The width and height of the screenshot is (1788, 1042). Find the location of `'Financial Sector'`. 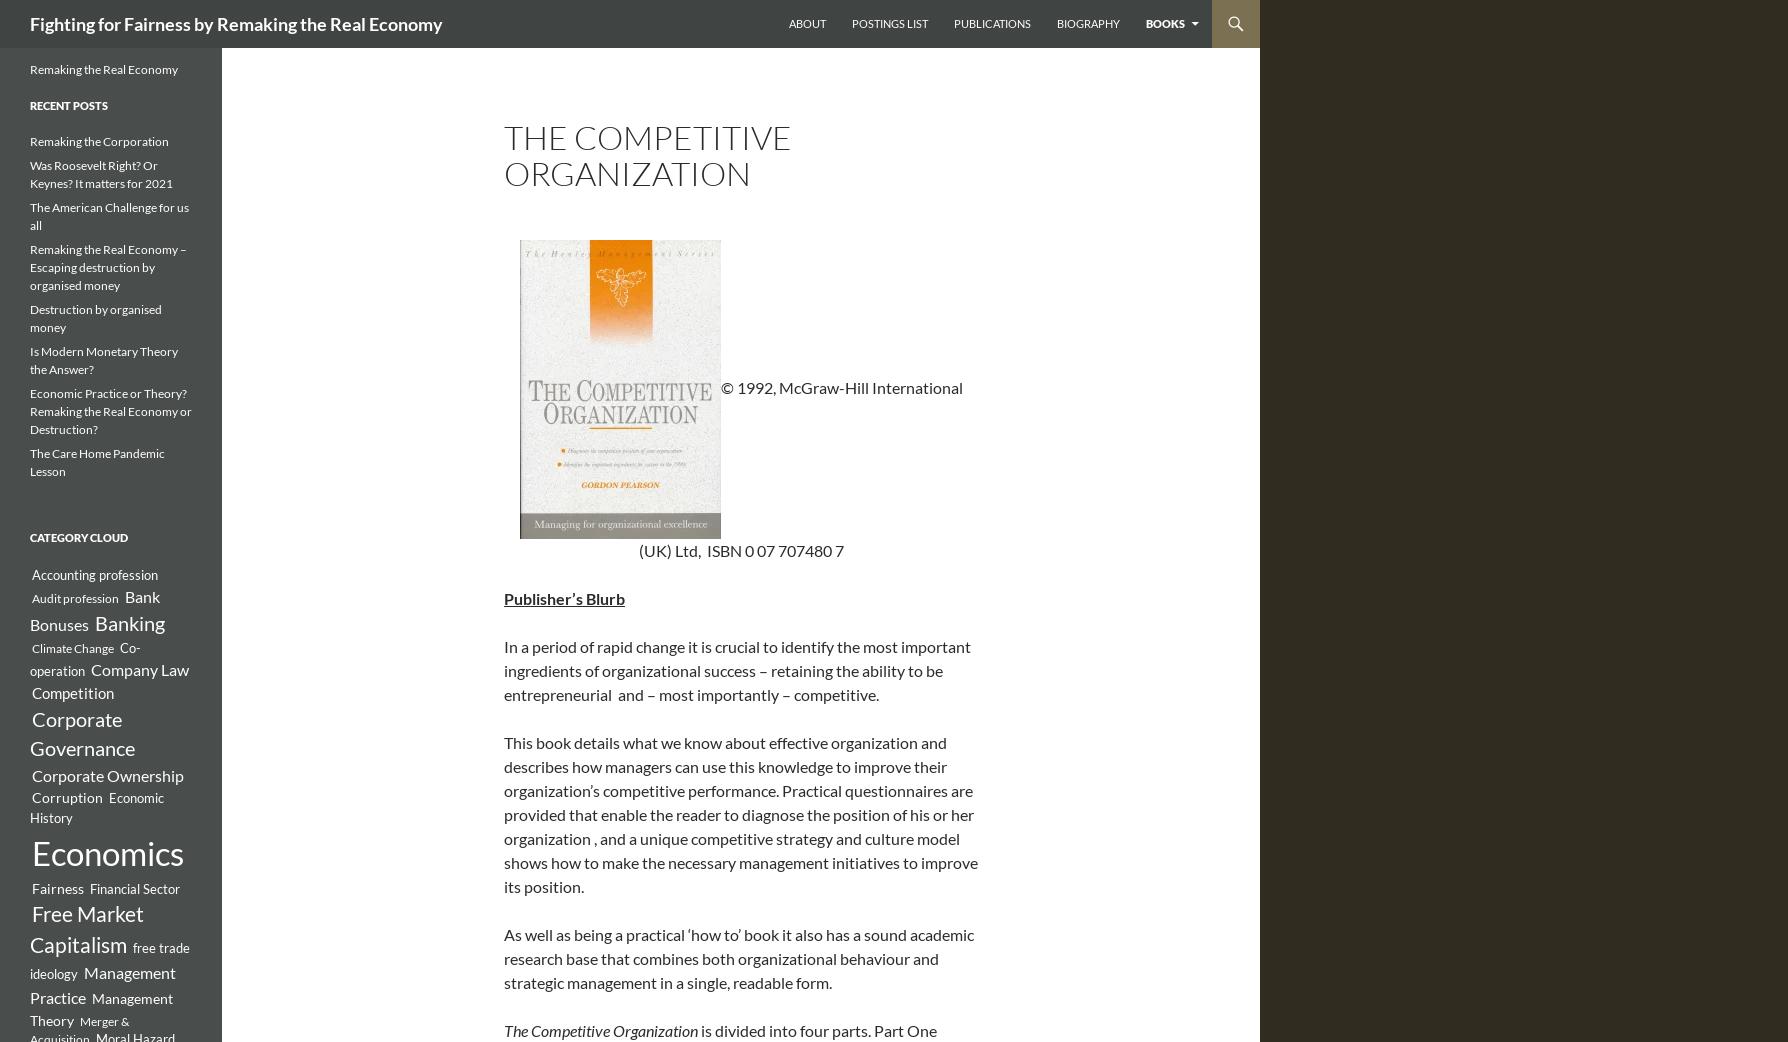

'Financial Sector' is located at coordinates (134, 888).